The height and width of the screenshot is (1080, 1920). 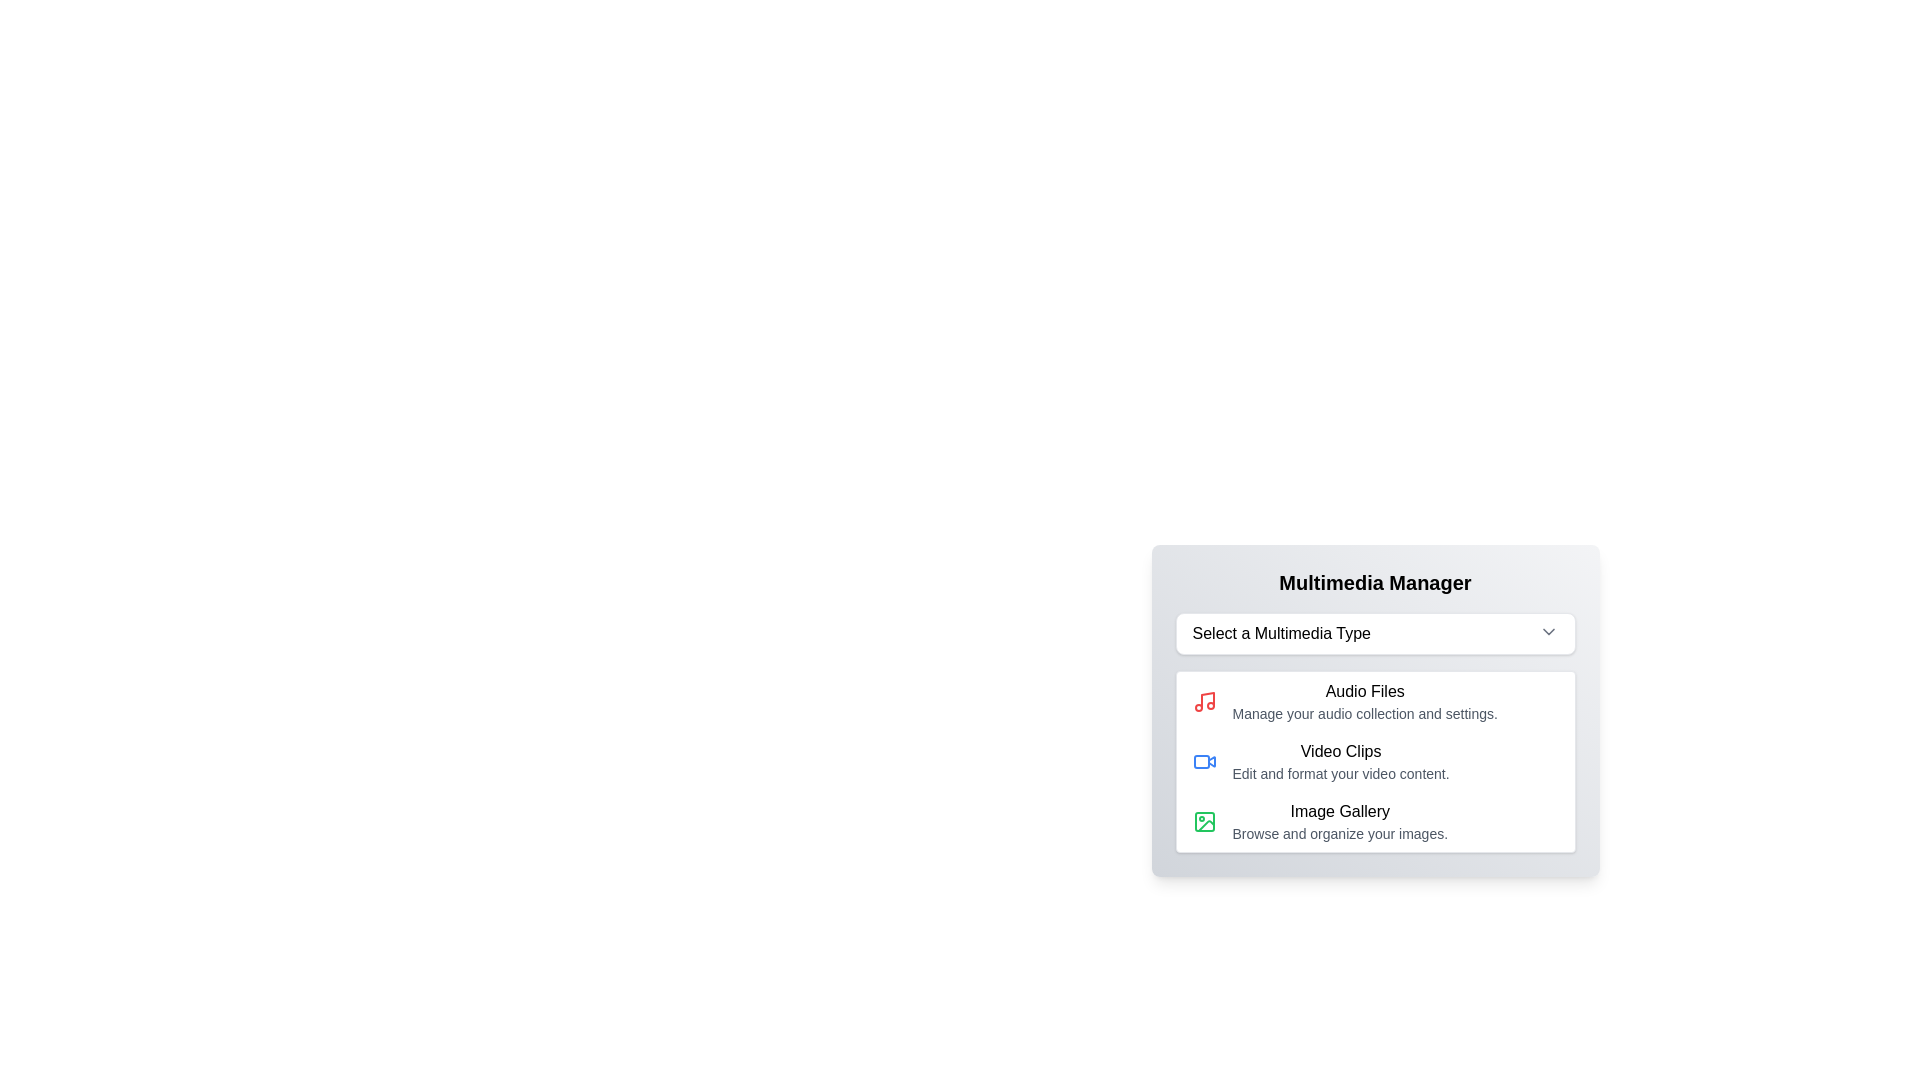 What do you see at coordinates (1364, 712) in the screenshot?
I see `the text label 'Manage your audio collection and settings.' which is styled in gray and appears below the title 'Audio Files' in the 'Multimedia Manager' interface` at bounding box center [1364, 712].